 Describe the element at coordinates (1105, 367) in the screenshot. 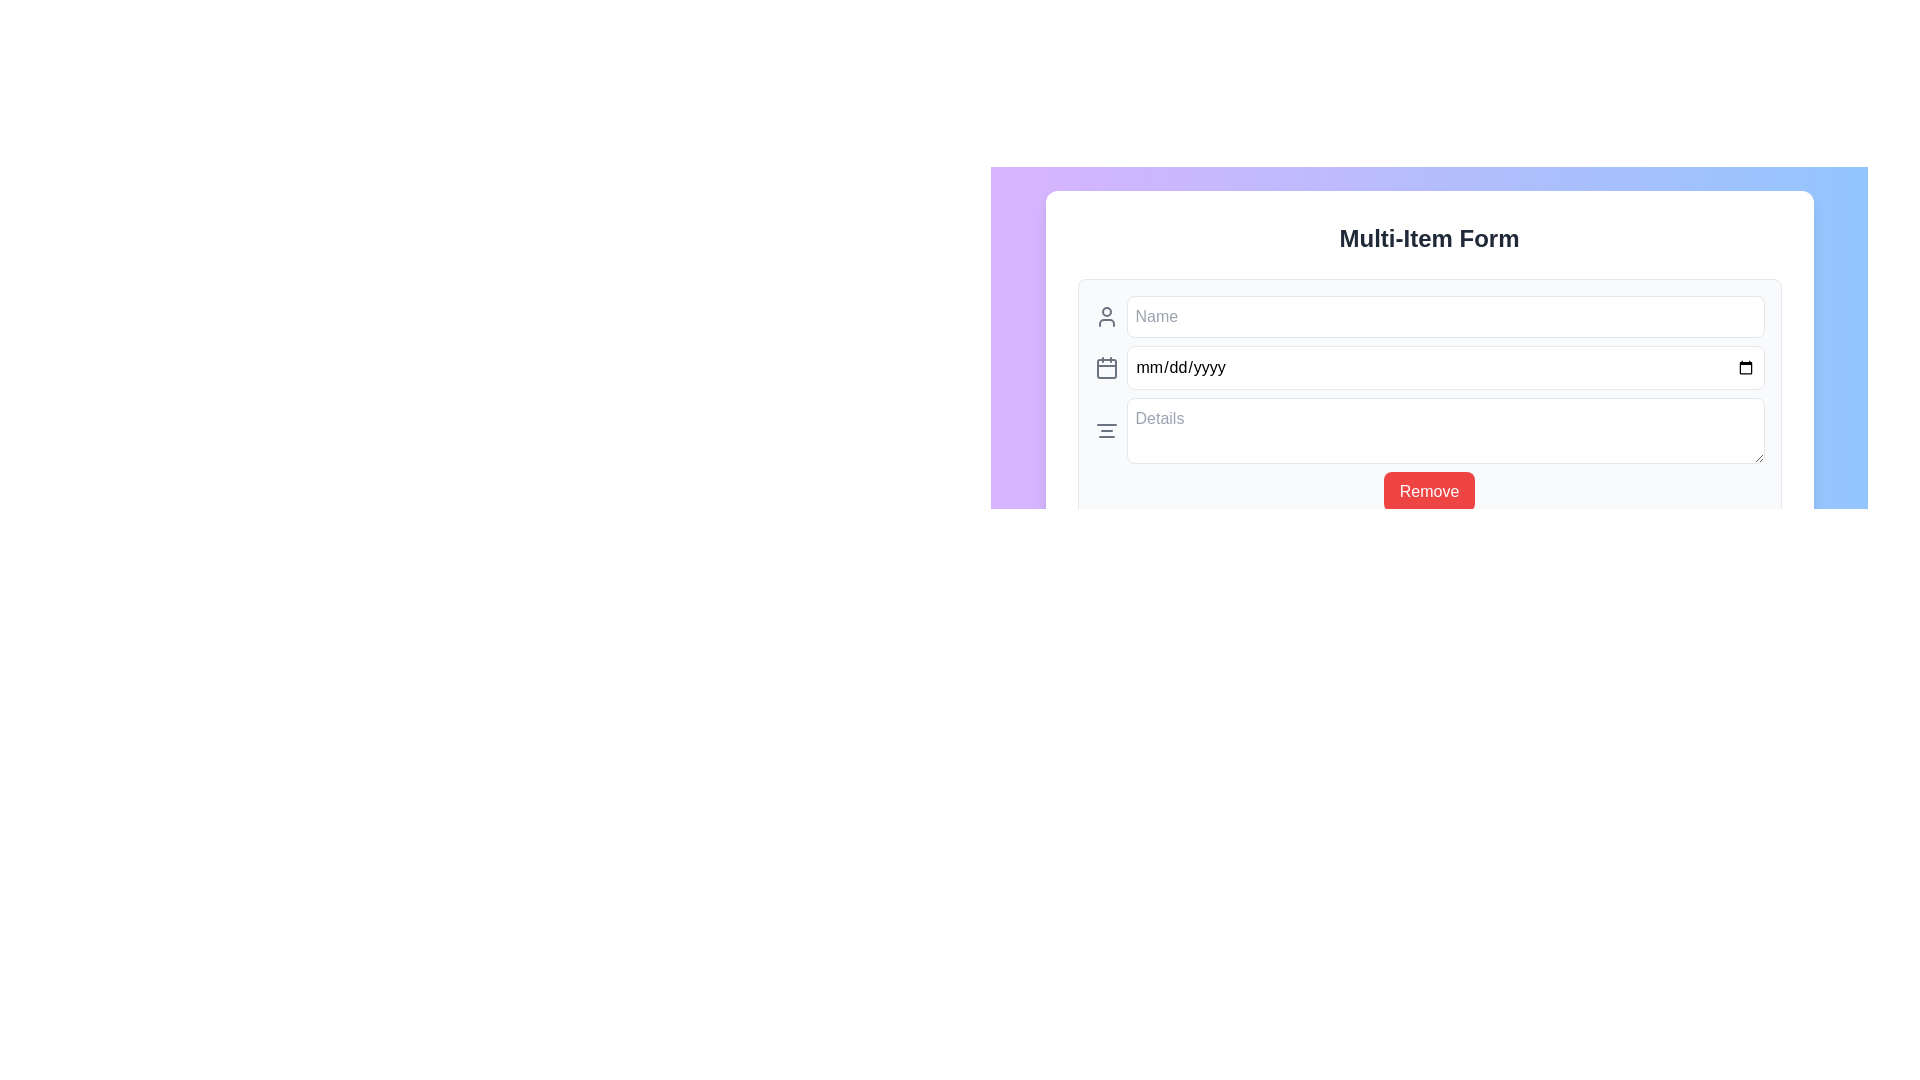

I see `the date picker icon located to the left of the date entry input field to trigger tooltip or styling effects` at that location.